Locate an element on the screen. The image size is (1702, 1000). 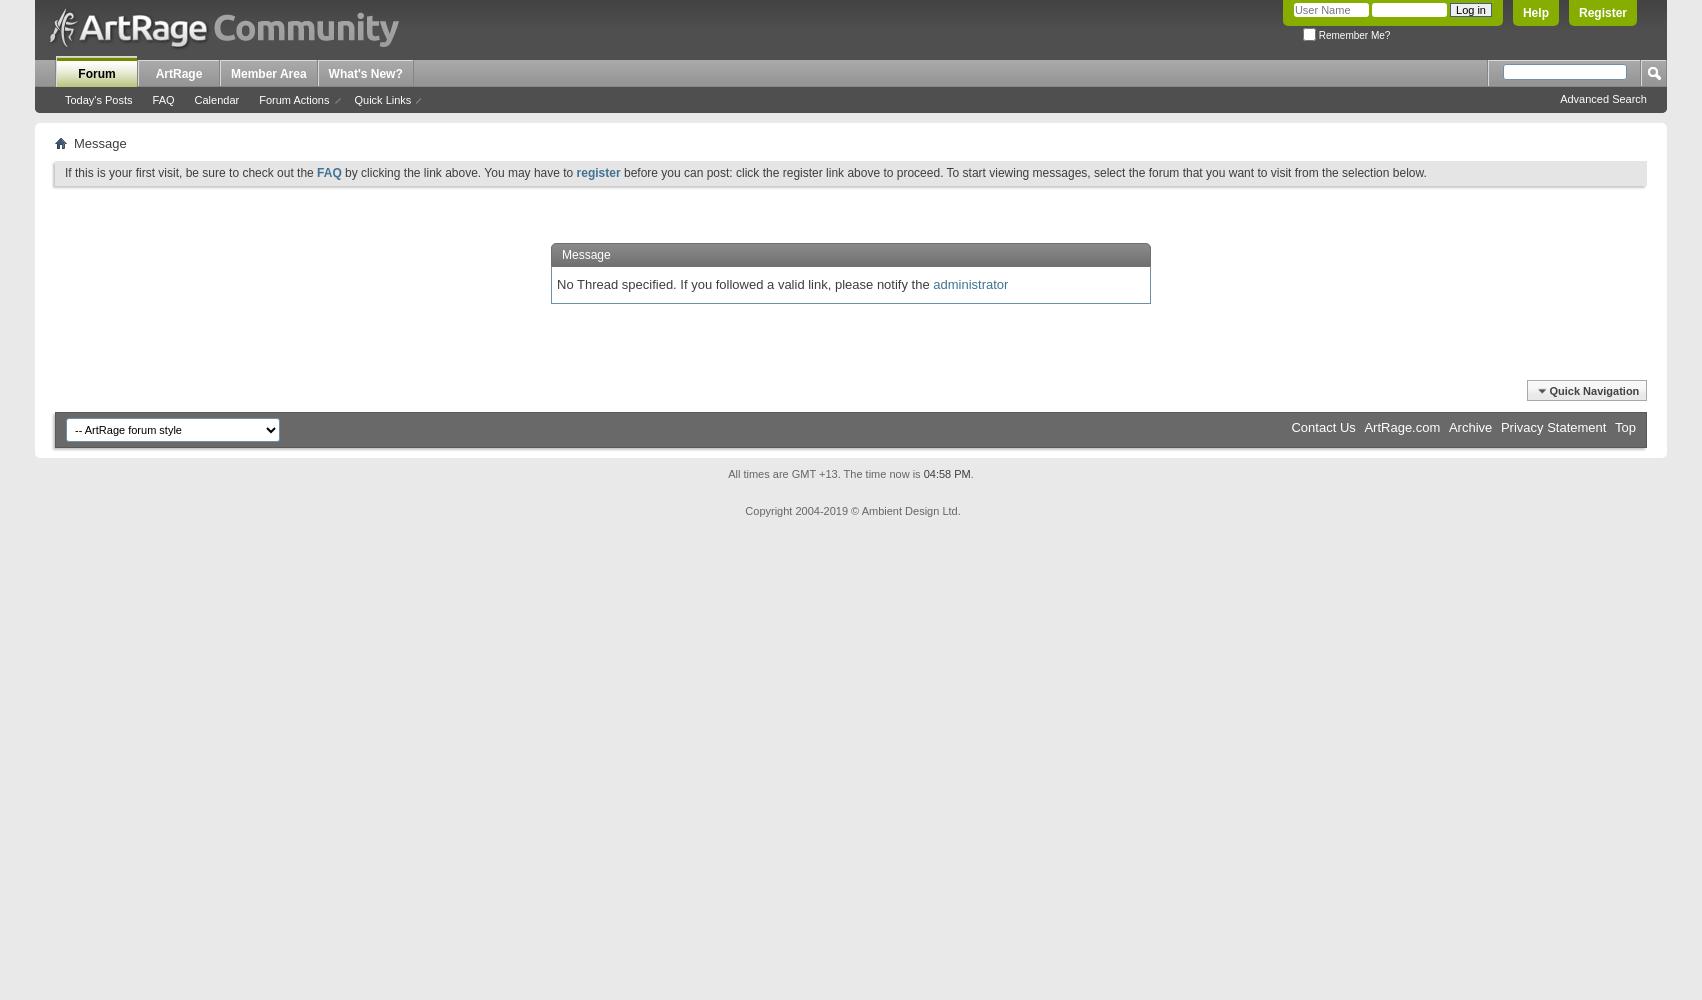
'No Thread specified. If you followed a valid link, please notify the' is located at coordinates (743, 283).